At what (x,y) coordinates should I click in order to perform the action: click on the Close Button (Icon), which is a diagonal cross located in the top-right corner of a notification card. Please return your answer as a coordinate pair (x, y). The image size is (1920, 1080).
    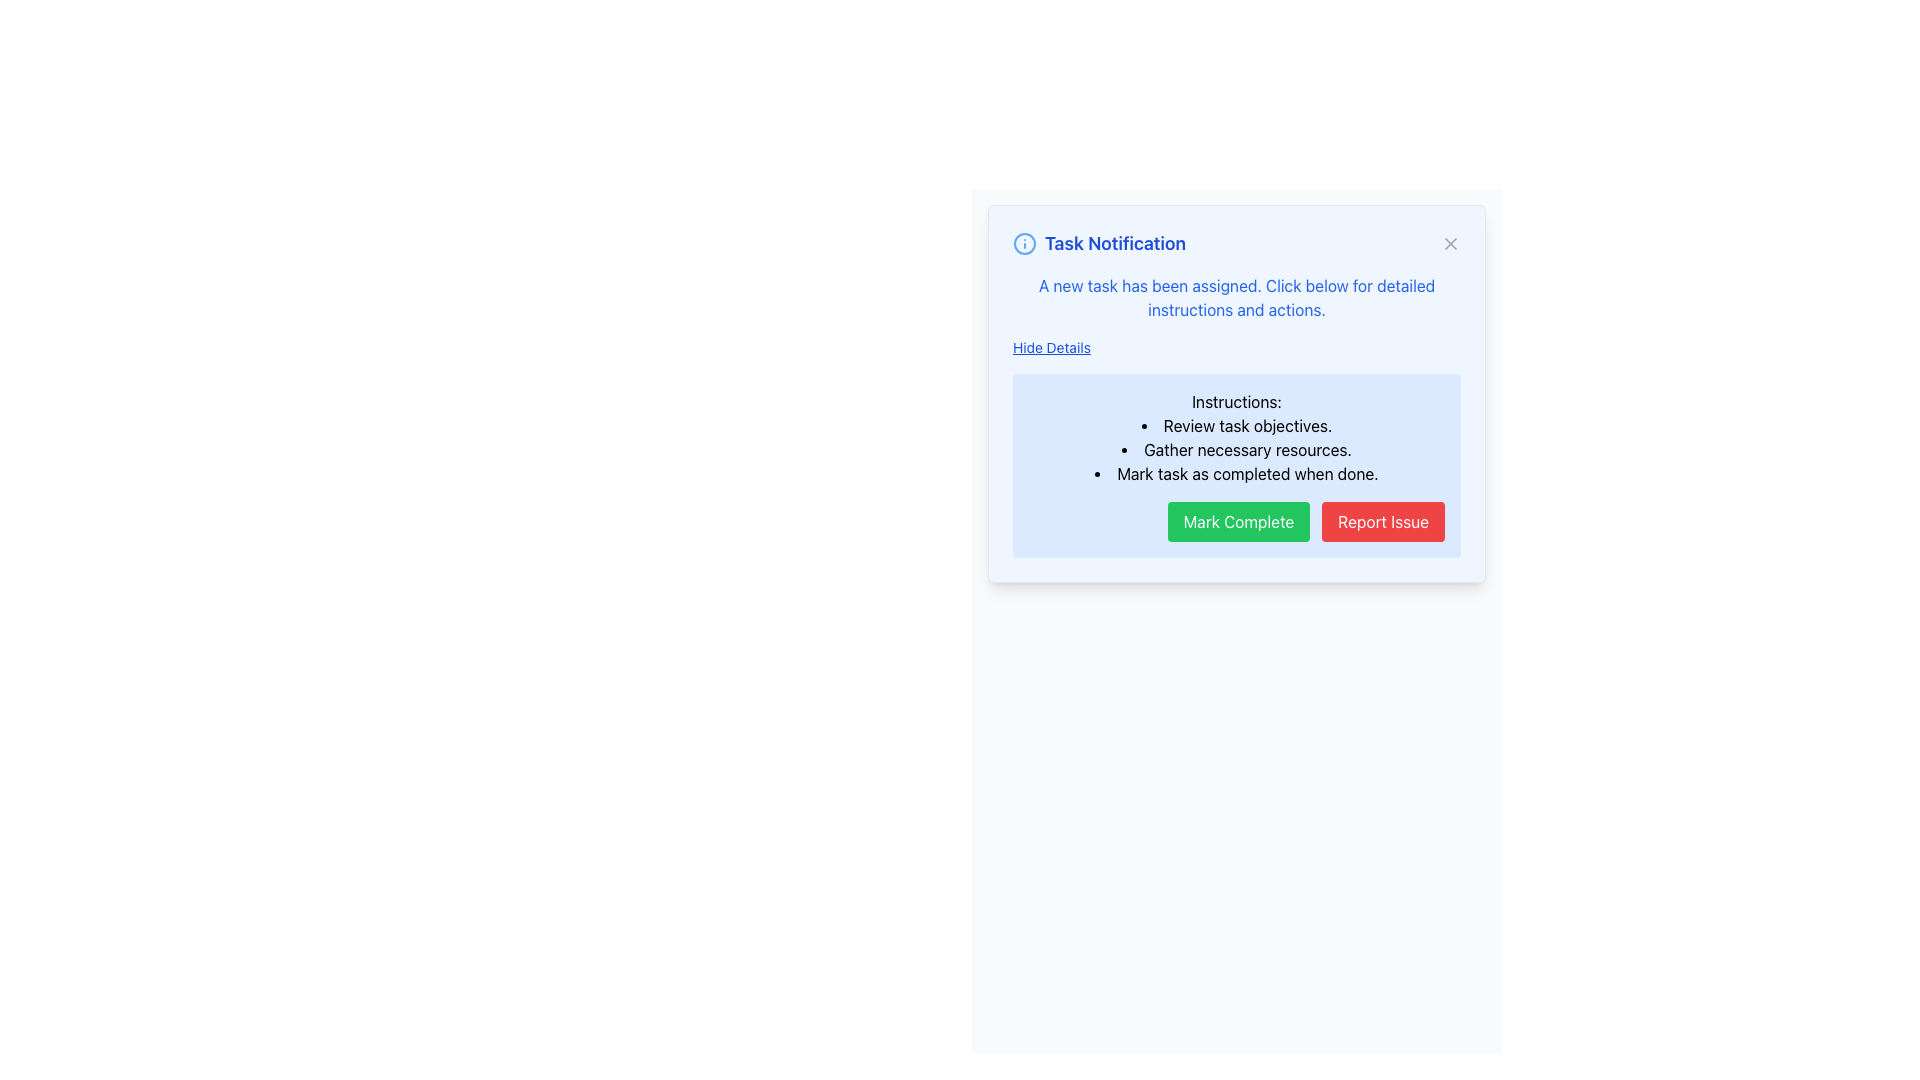
    Looking at the image, I should click on (1450, 242).